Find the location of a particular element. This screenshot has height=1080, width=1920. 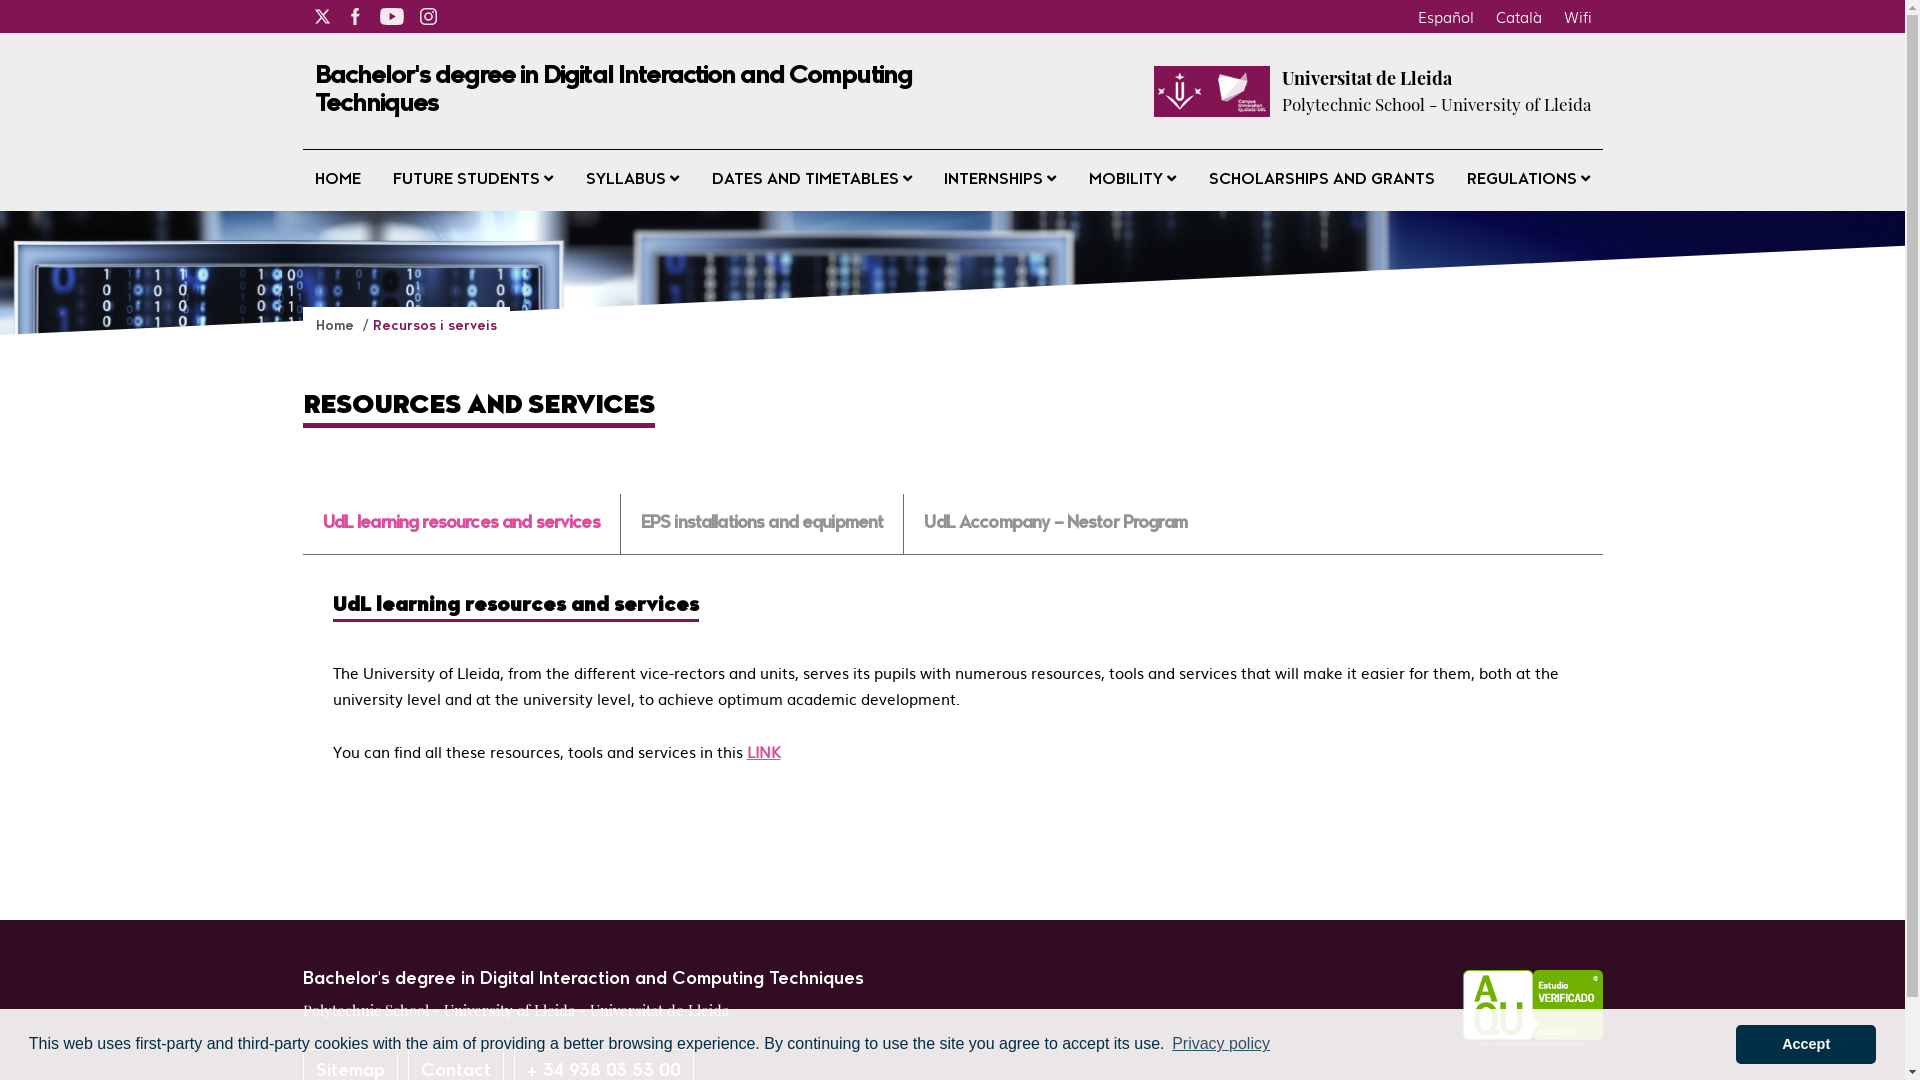

'Wifi' is located at coordinates (1576, 15).